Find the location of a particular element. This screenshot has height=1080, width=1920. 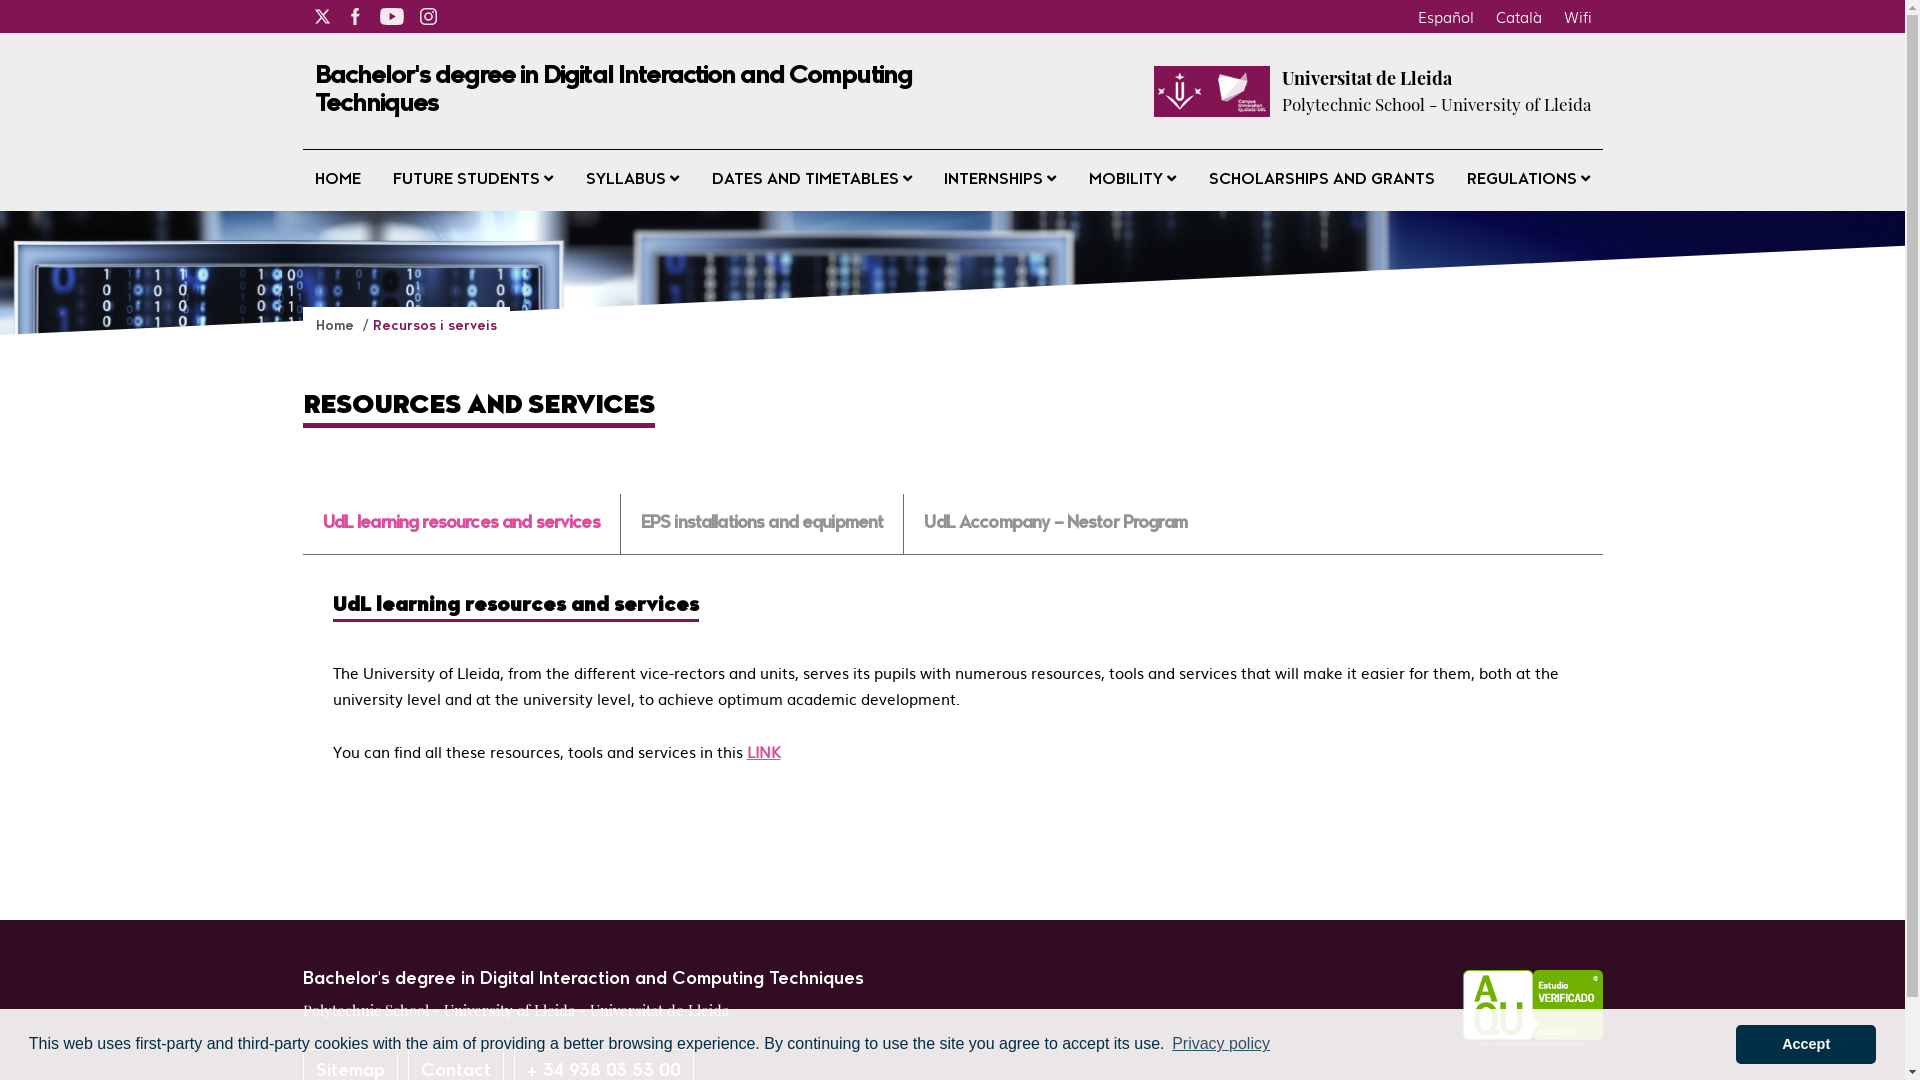

'Wifi' is located at coordinates (1576, 15).